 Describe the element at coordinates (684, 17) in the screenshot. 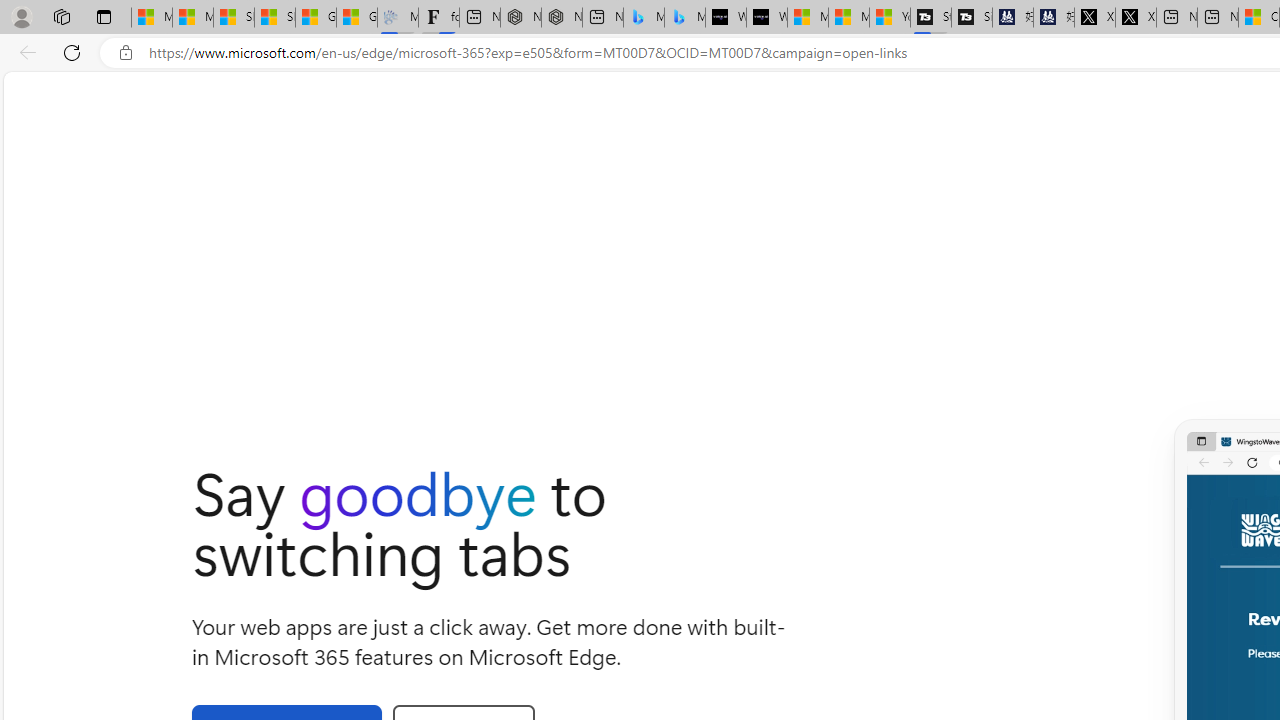

I see `'Microsoft Bing Travel - Shangri-La Hotel Bangkok'` at that location.